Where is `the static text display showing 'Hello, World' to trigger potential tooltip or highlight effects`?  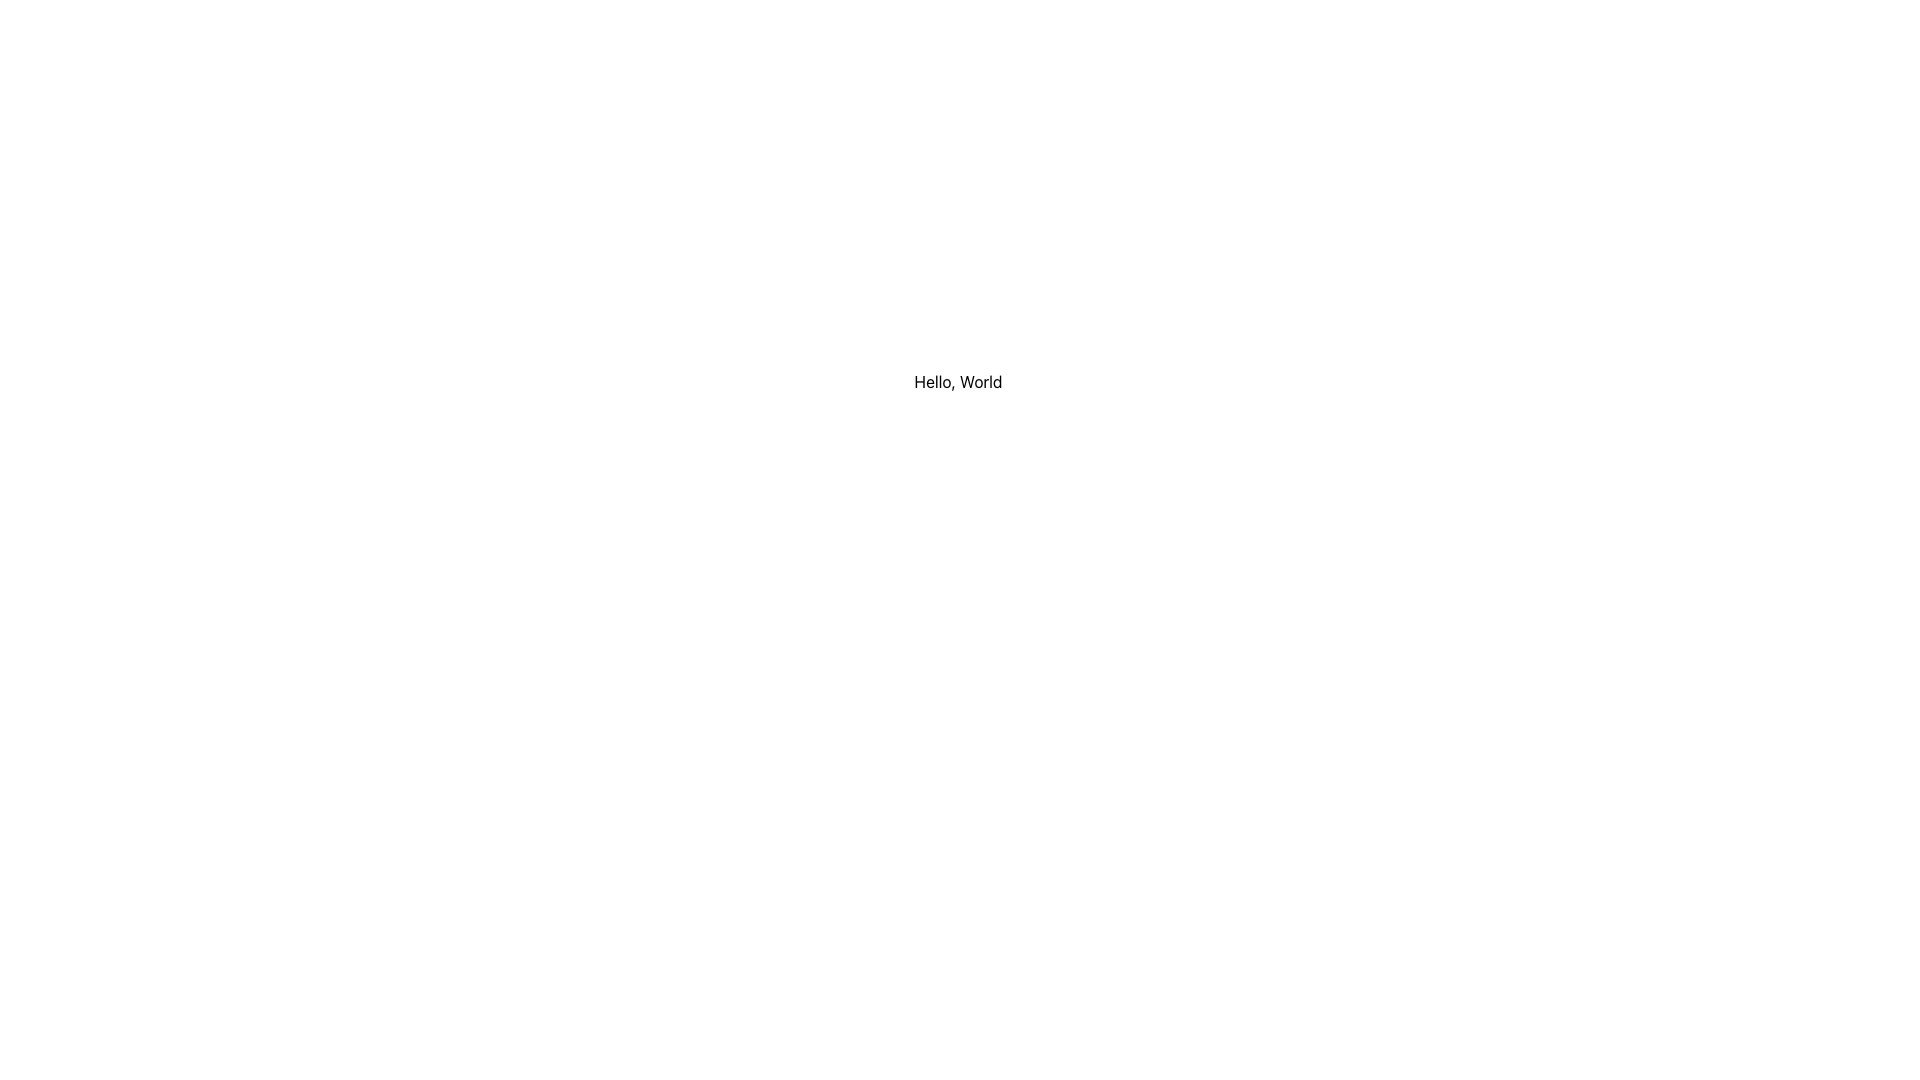
the static text display showing 'Hello, World' to trigger potential tooltip or highlight effects is located at coordinates (957, 381).